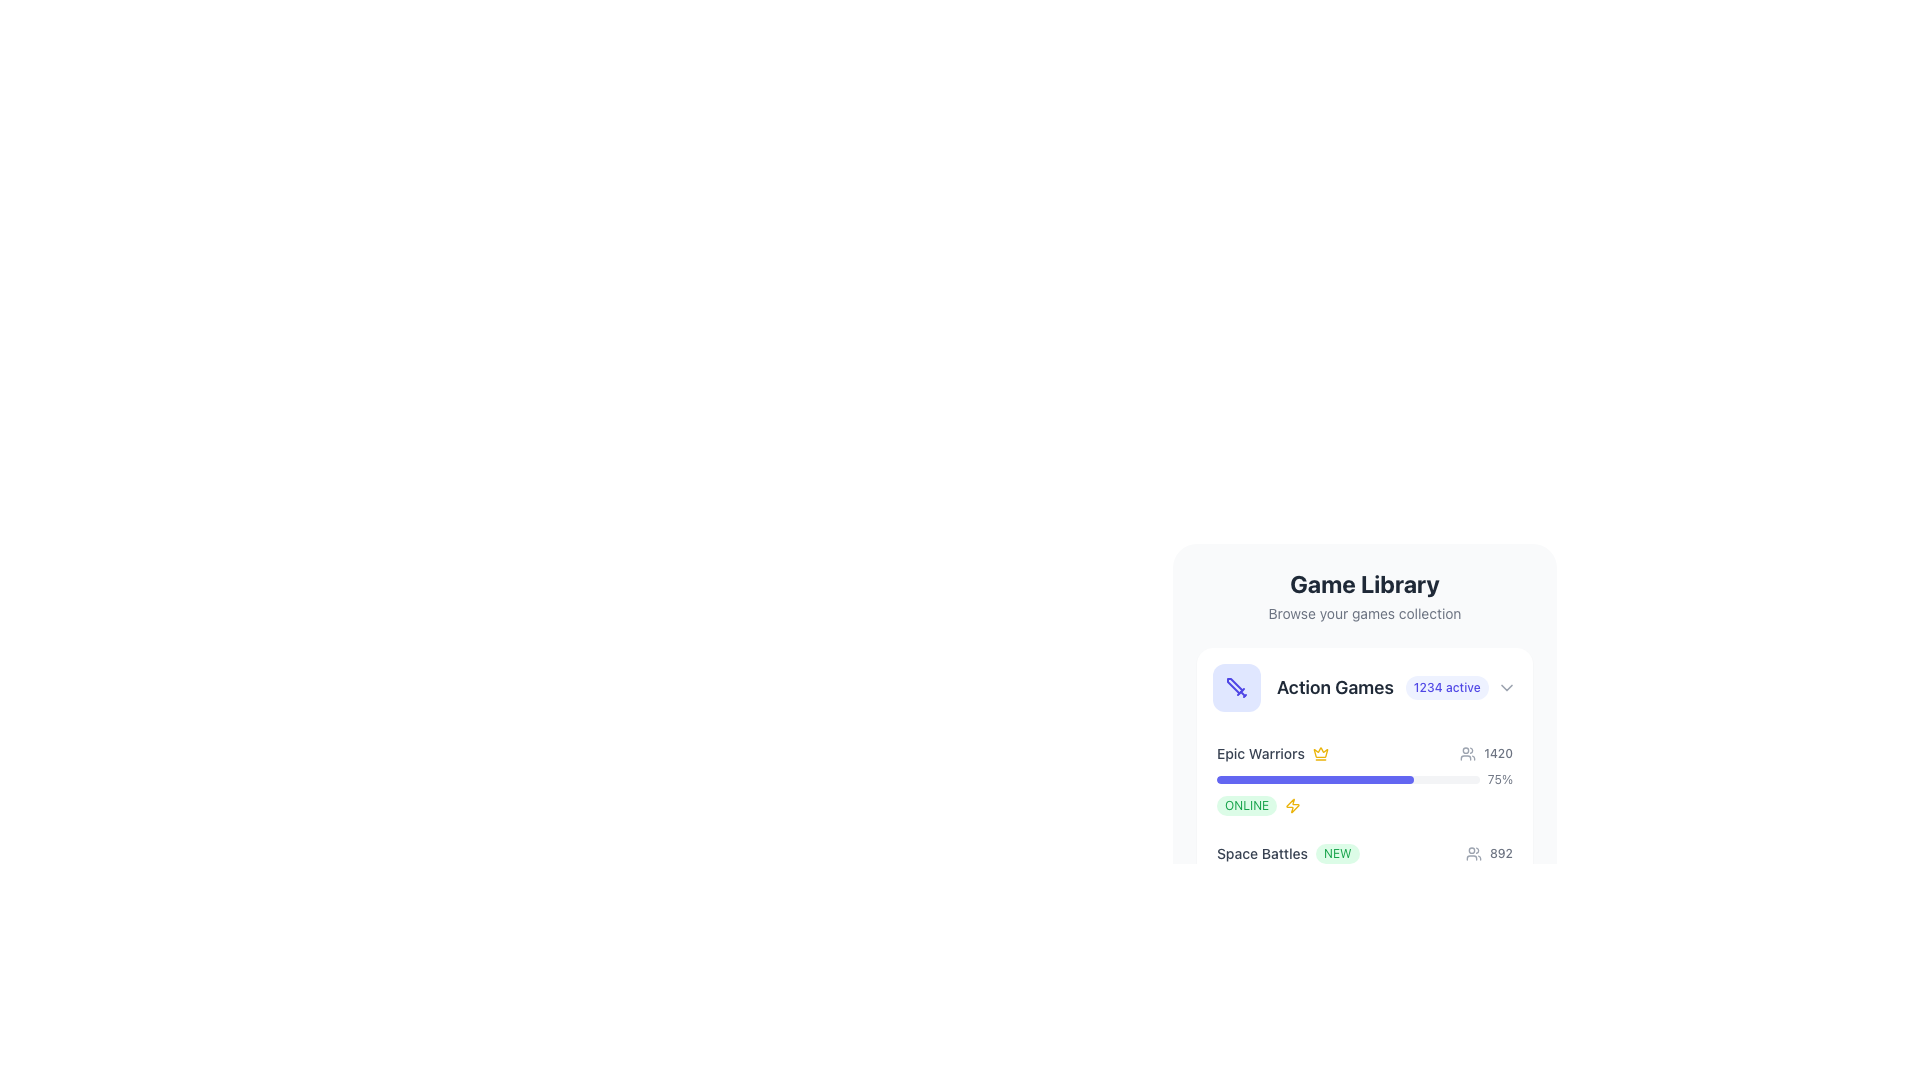 The width and height of the screenshot is (1920, 1080). Describe the element at coordinates (1507, 686) in the screenshot. I see `the chevron dropdown indicator located at the far-right end of the 'Action Games' component` at that location.